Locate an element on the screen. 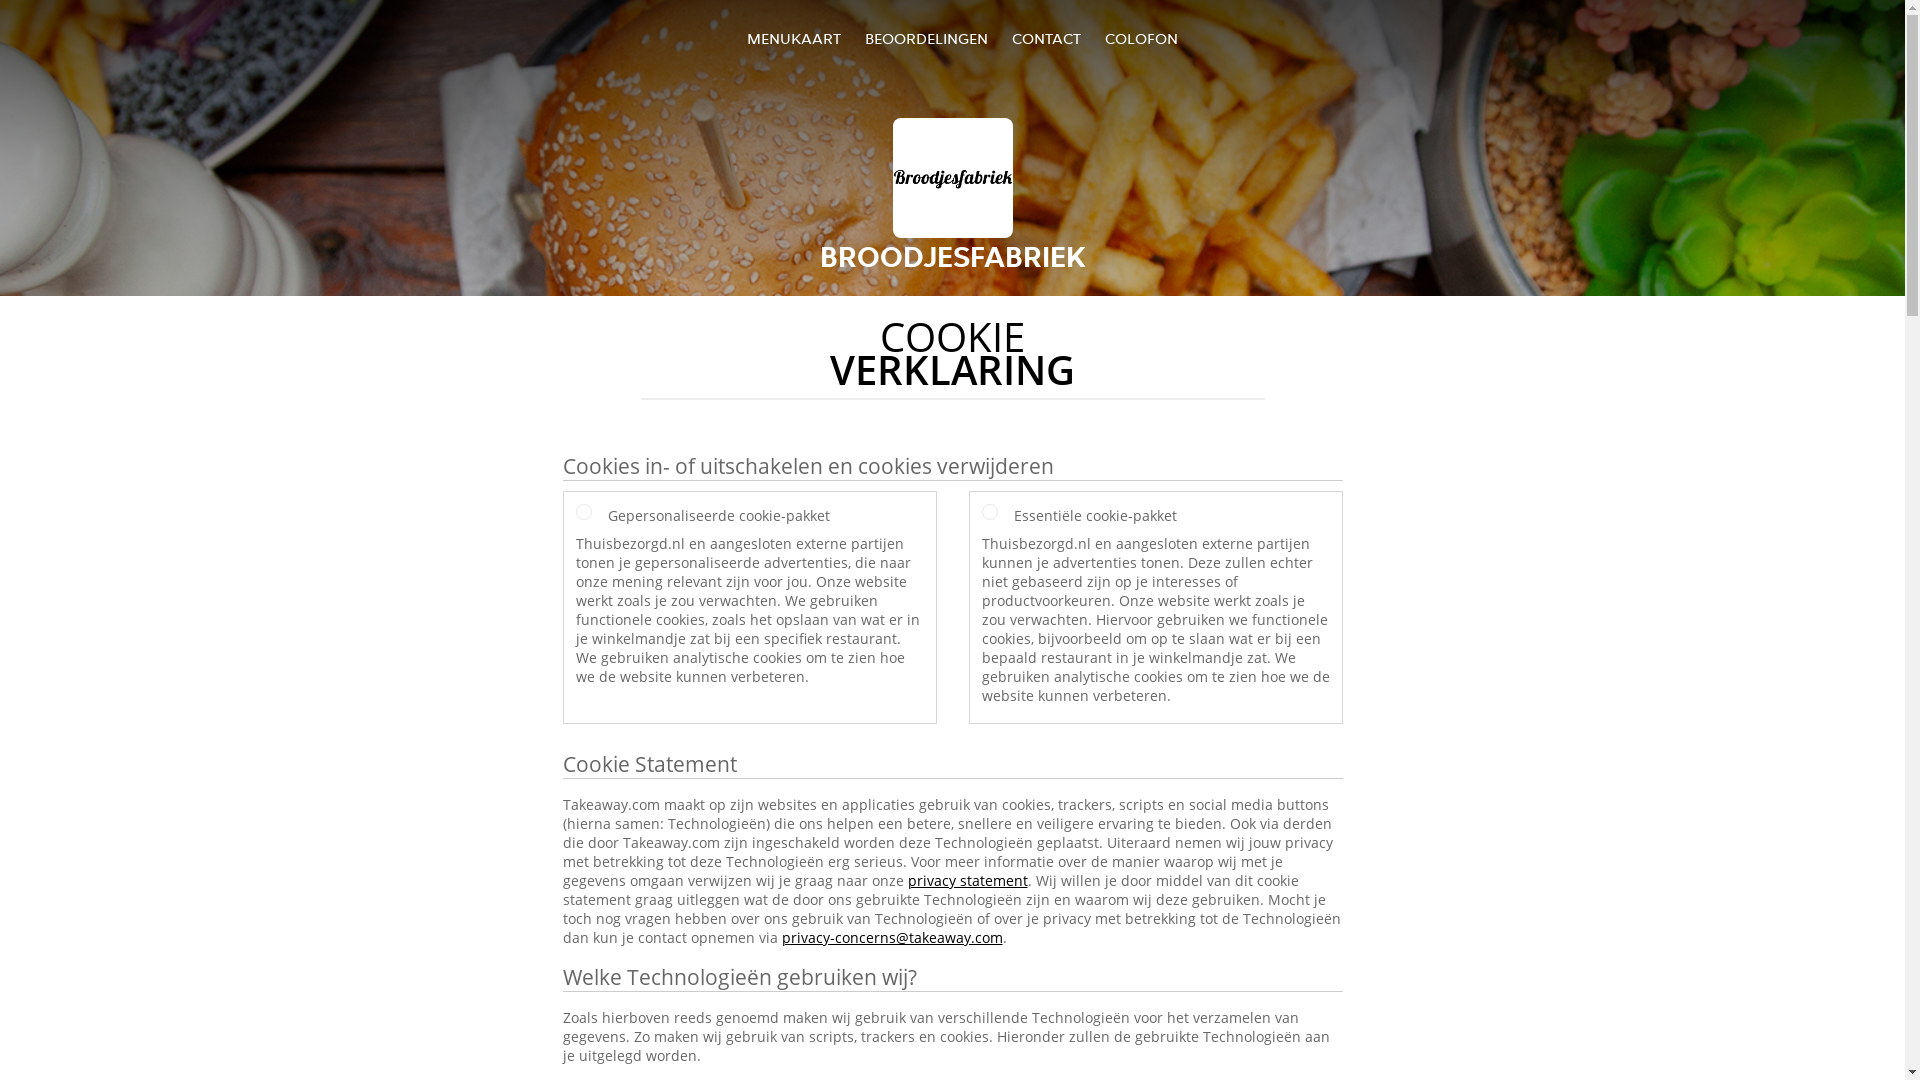  'privacy-concerns@takeaway.com' is located at coordinates (891, 937).